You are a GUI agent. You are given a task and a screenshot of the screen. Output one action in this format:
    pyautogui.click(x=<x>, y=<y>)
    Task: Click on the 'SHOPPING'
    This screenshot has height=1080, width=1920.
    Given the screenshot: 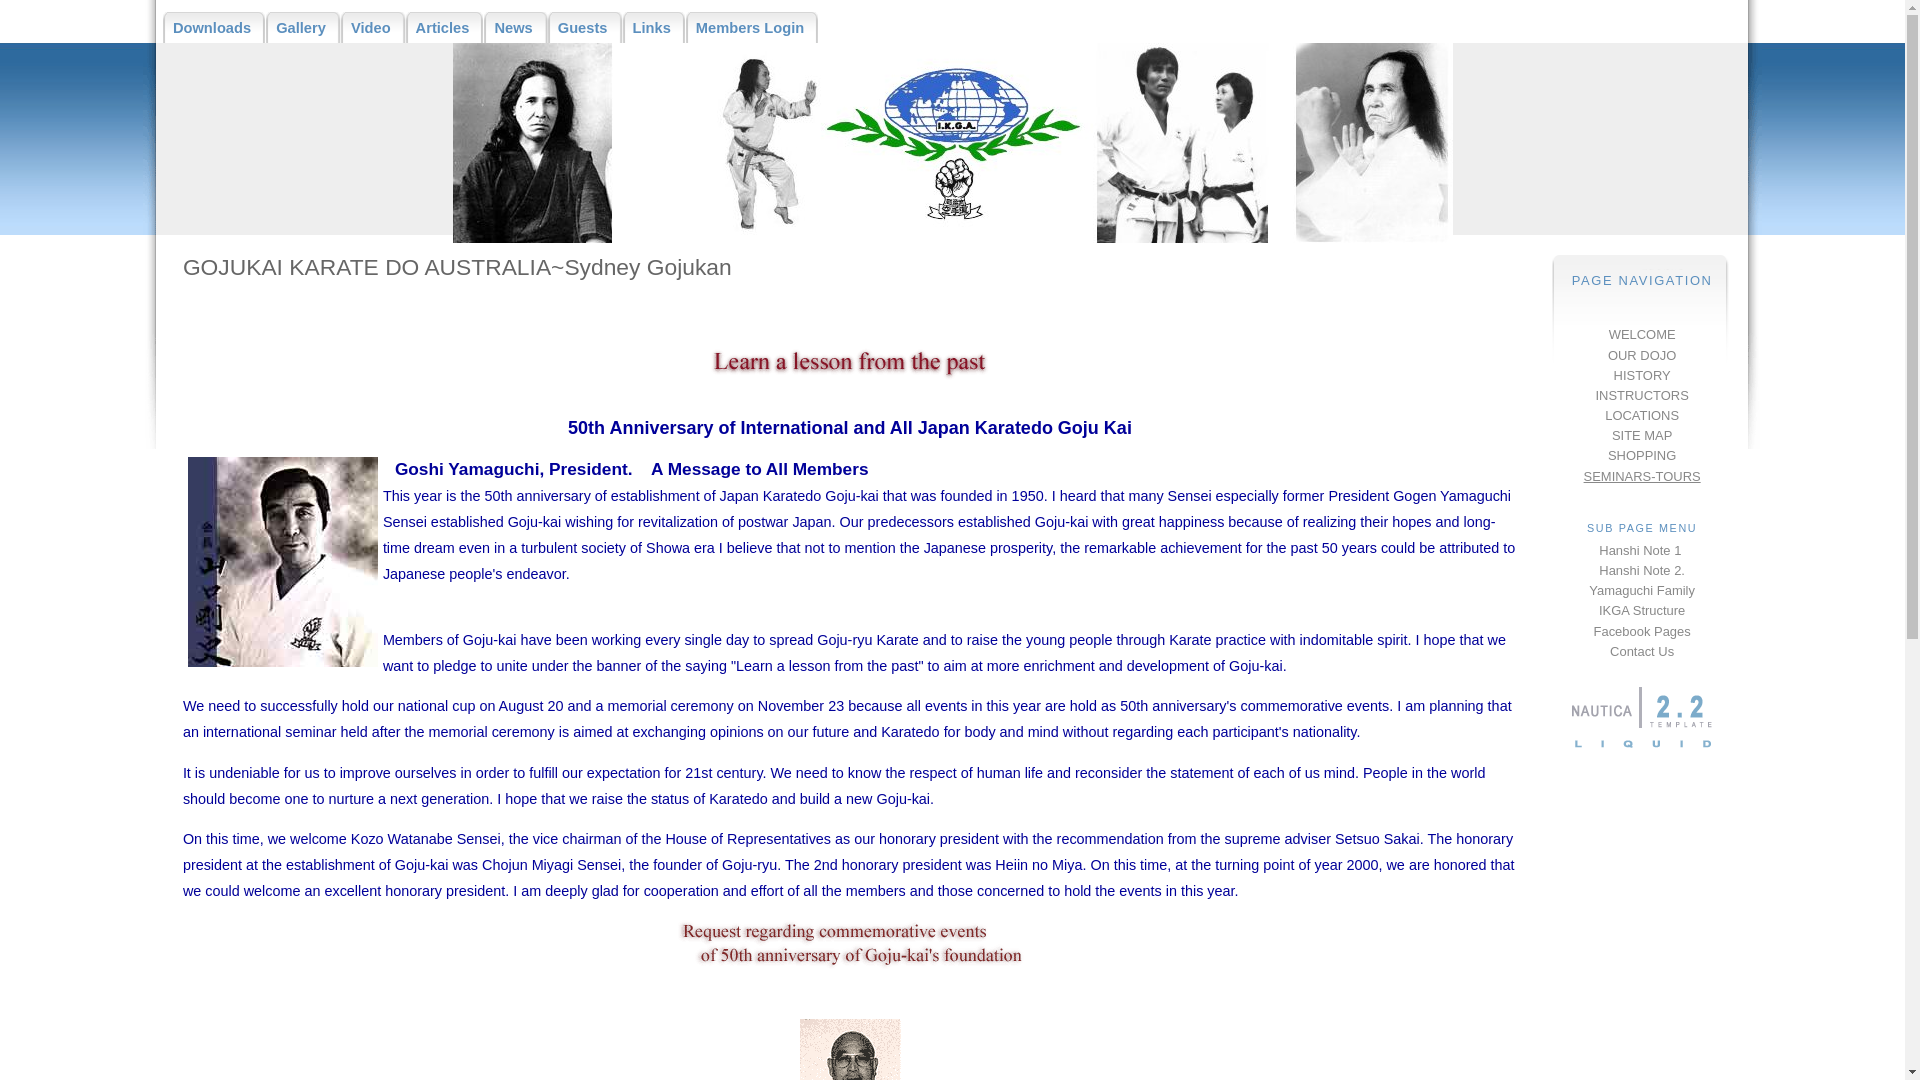 What is the action you would take?
    pyautogui.click(x=1641, y=455)
    